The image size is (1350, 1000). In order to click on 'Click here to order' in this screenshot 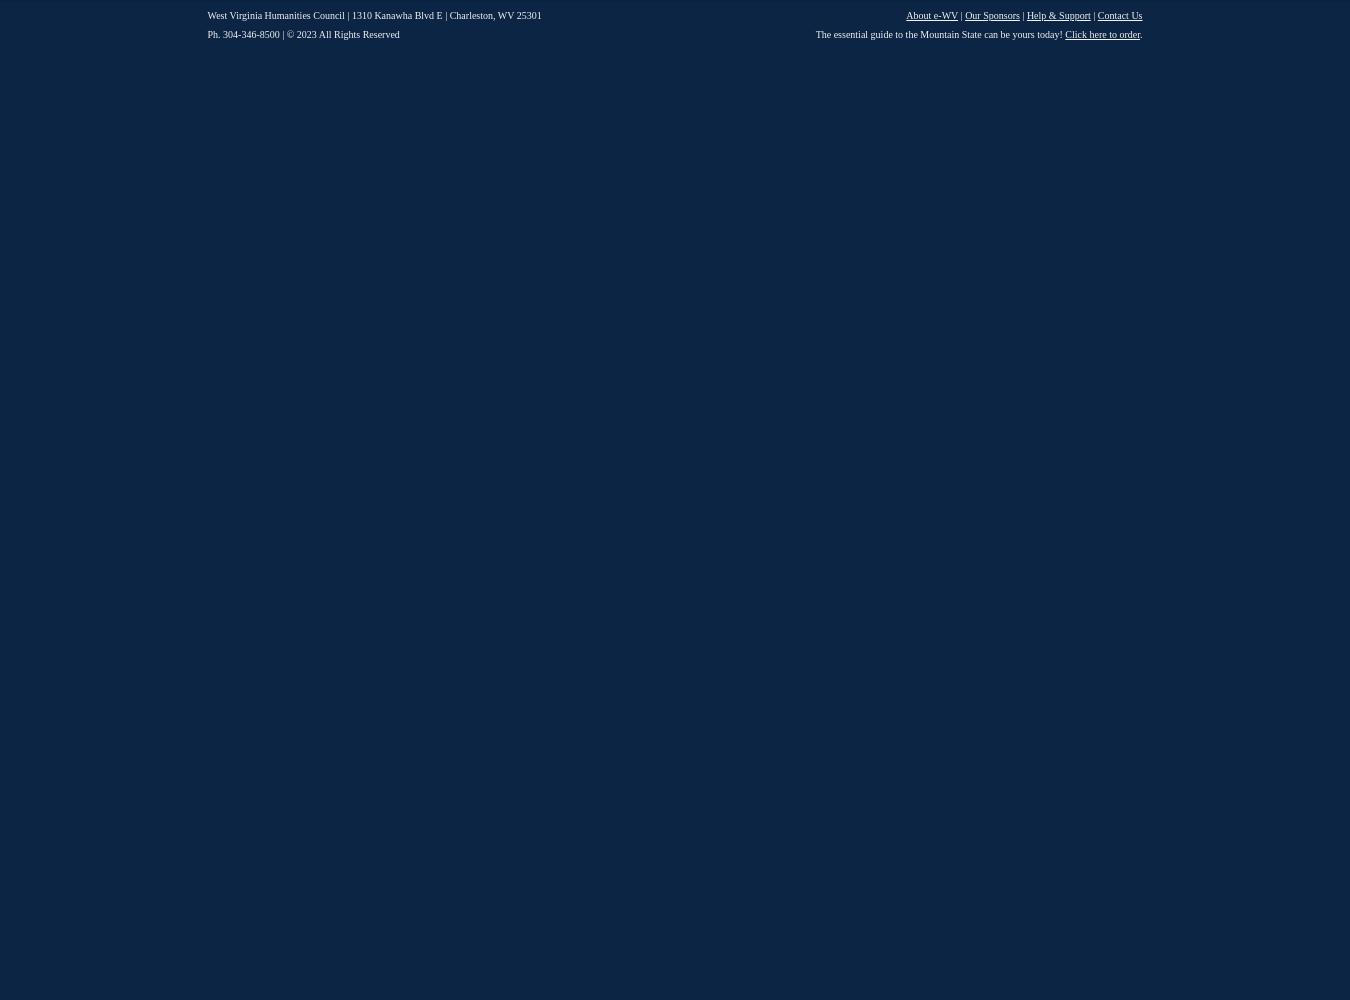, I will do `click(1102, 34)`.